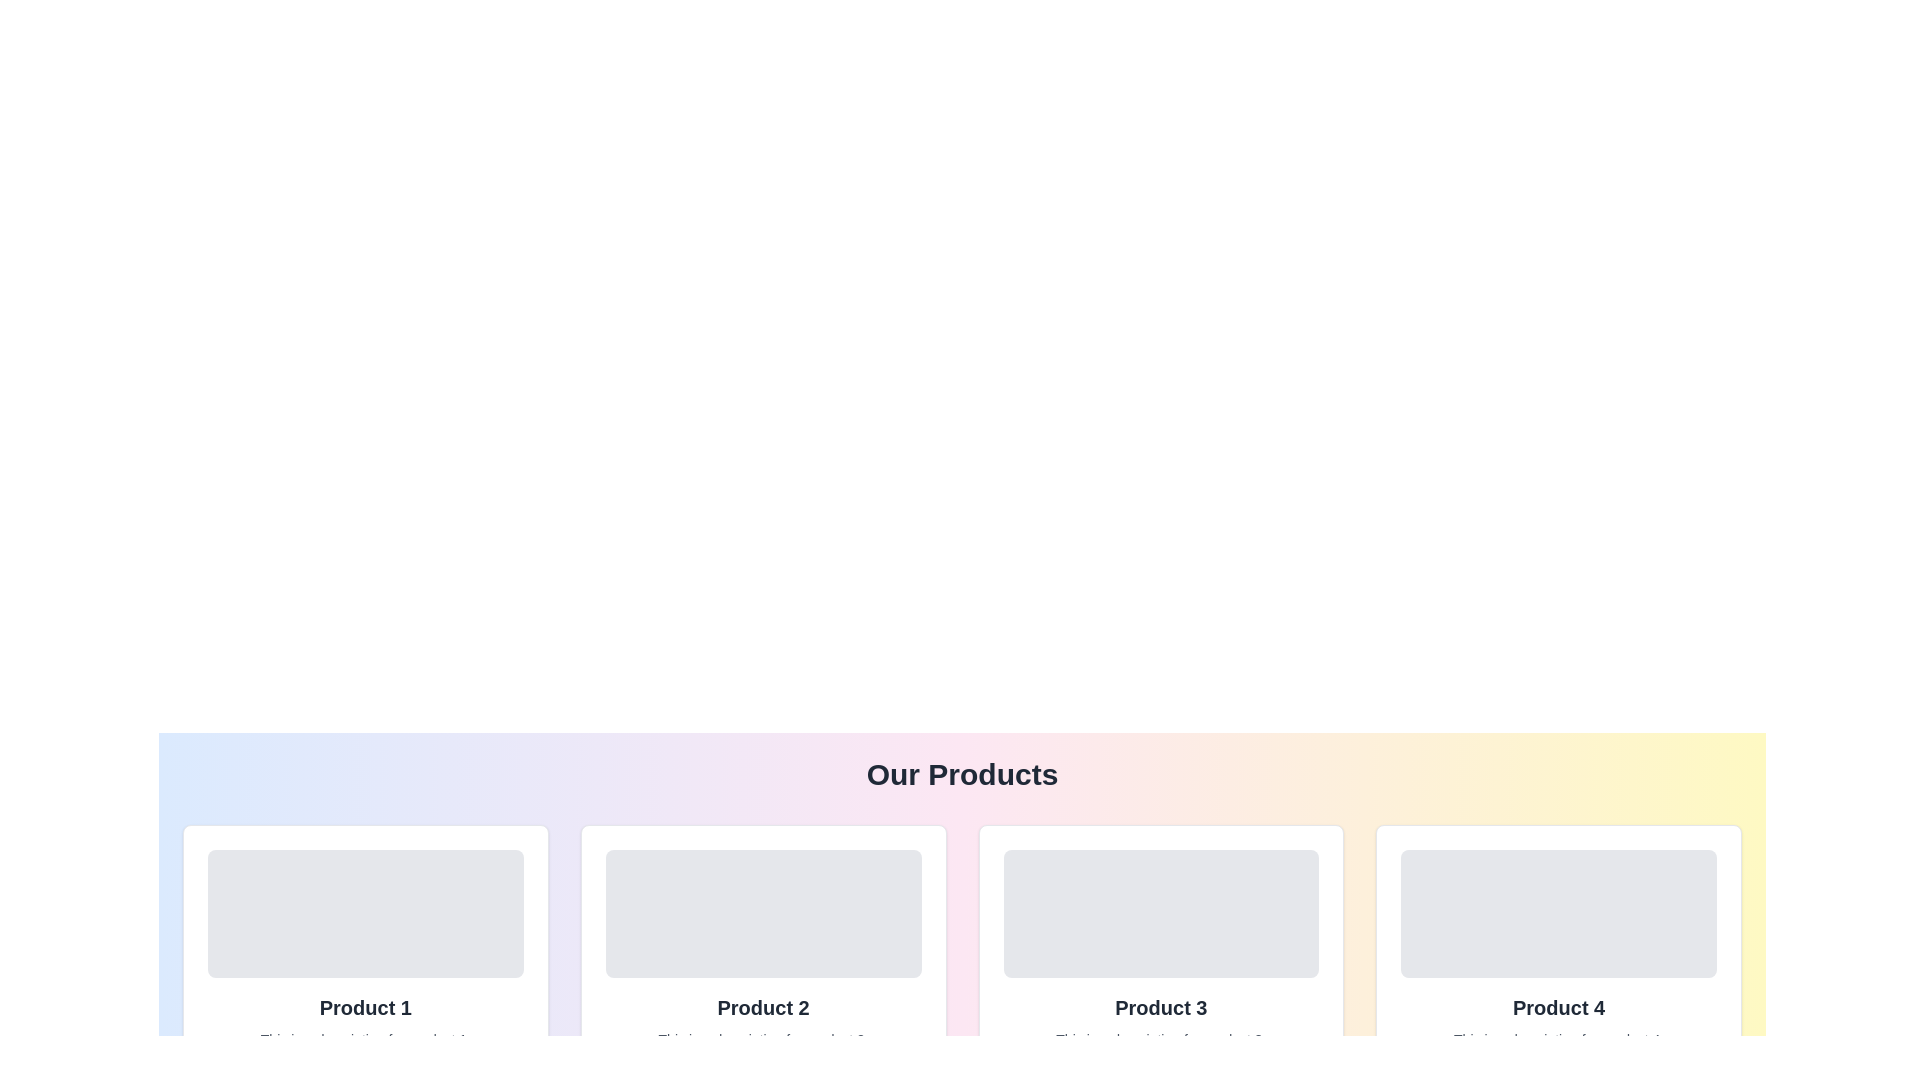 The width and height of the screenshot is (1920, 1080). What do you see at coordinates (762, 914) in the screenshot?
I see `the Image Placeholder for 'Product 2', which is a horizontally rectangular element with rounded corners and a gray background, located at the top of its card layout` at bounding box center [762, 914].